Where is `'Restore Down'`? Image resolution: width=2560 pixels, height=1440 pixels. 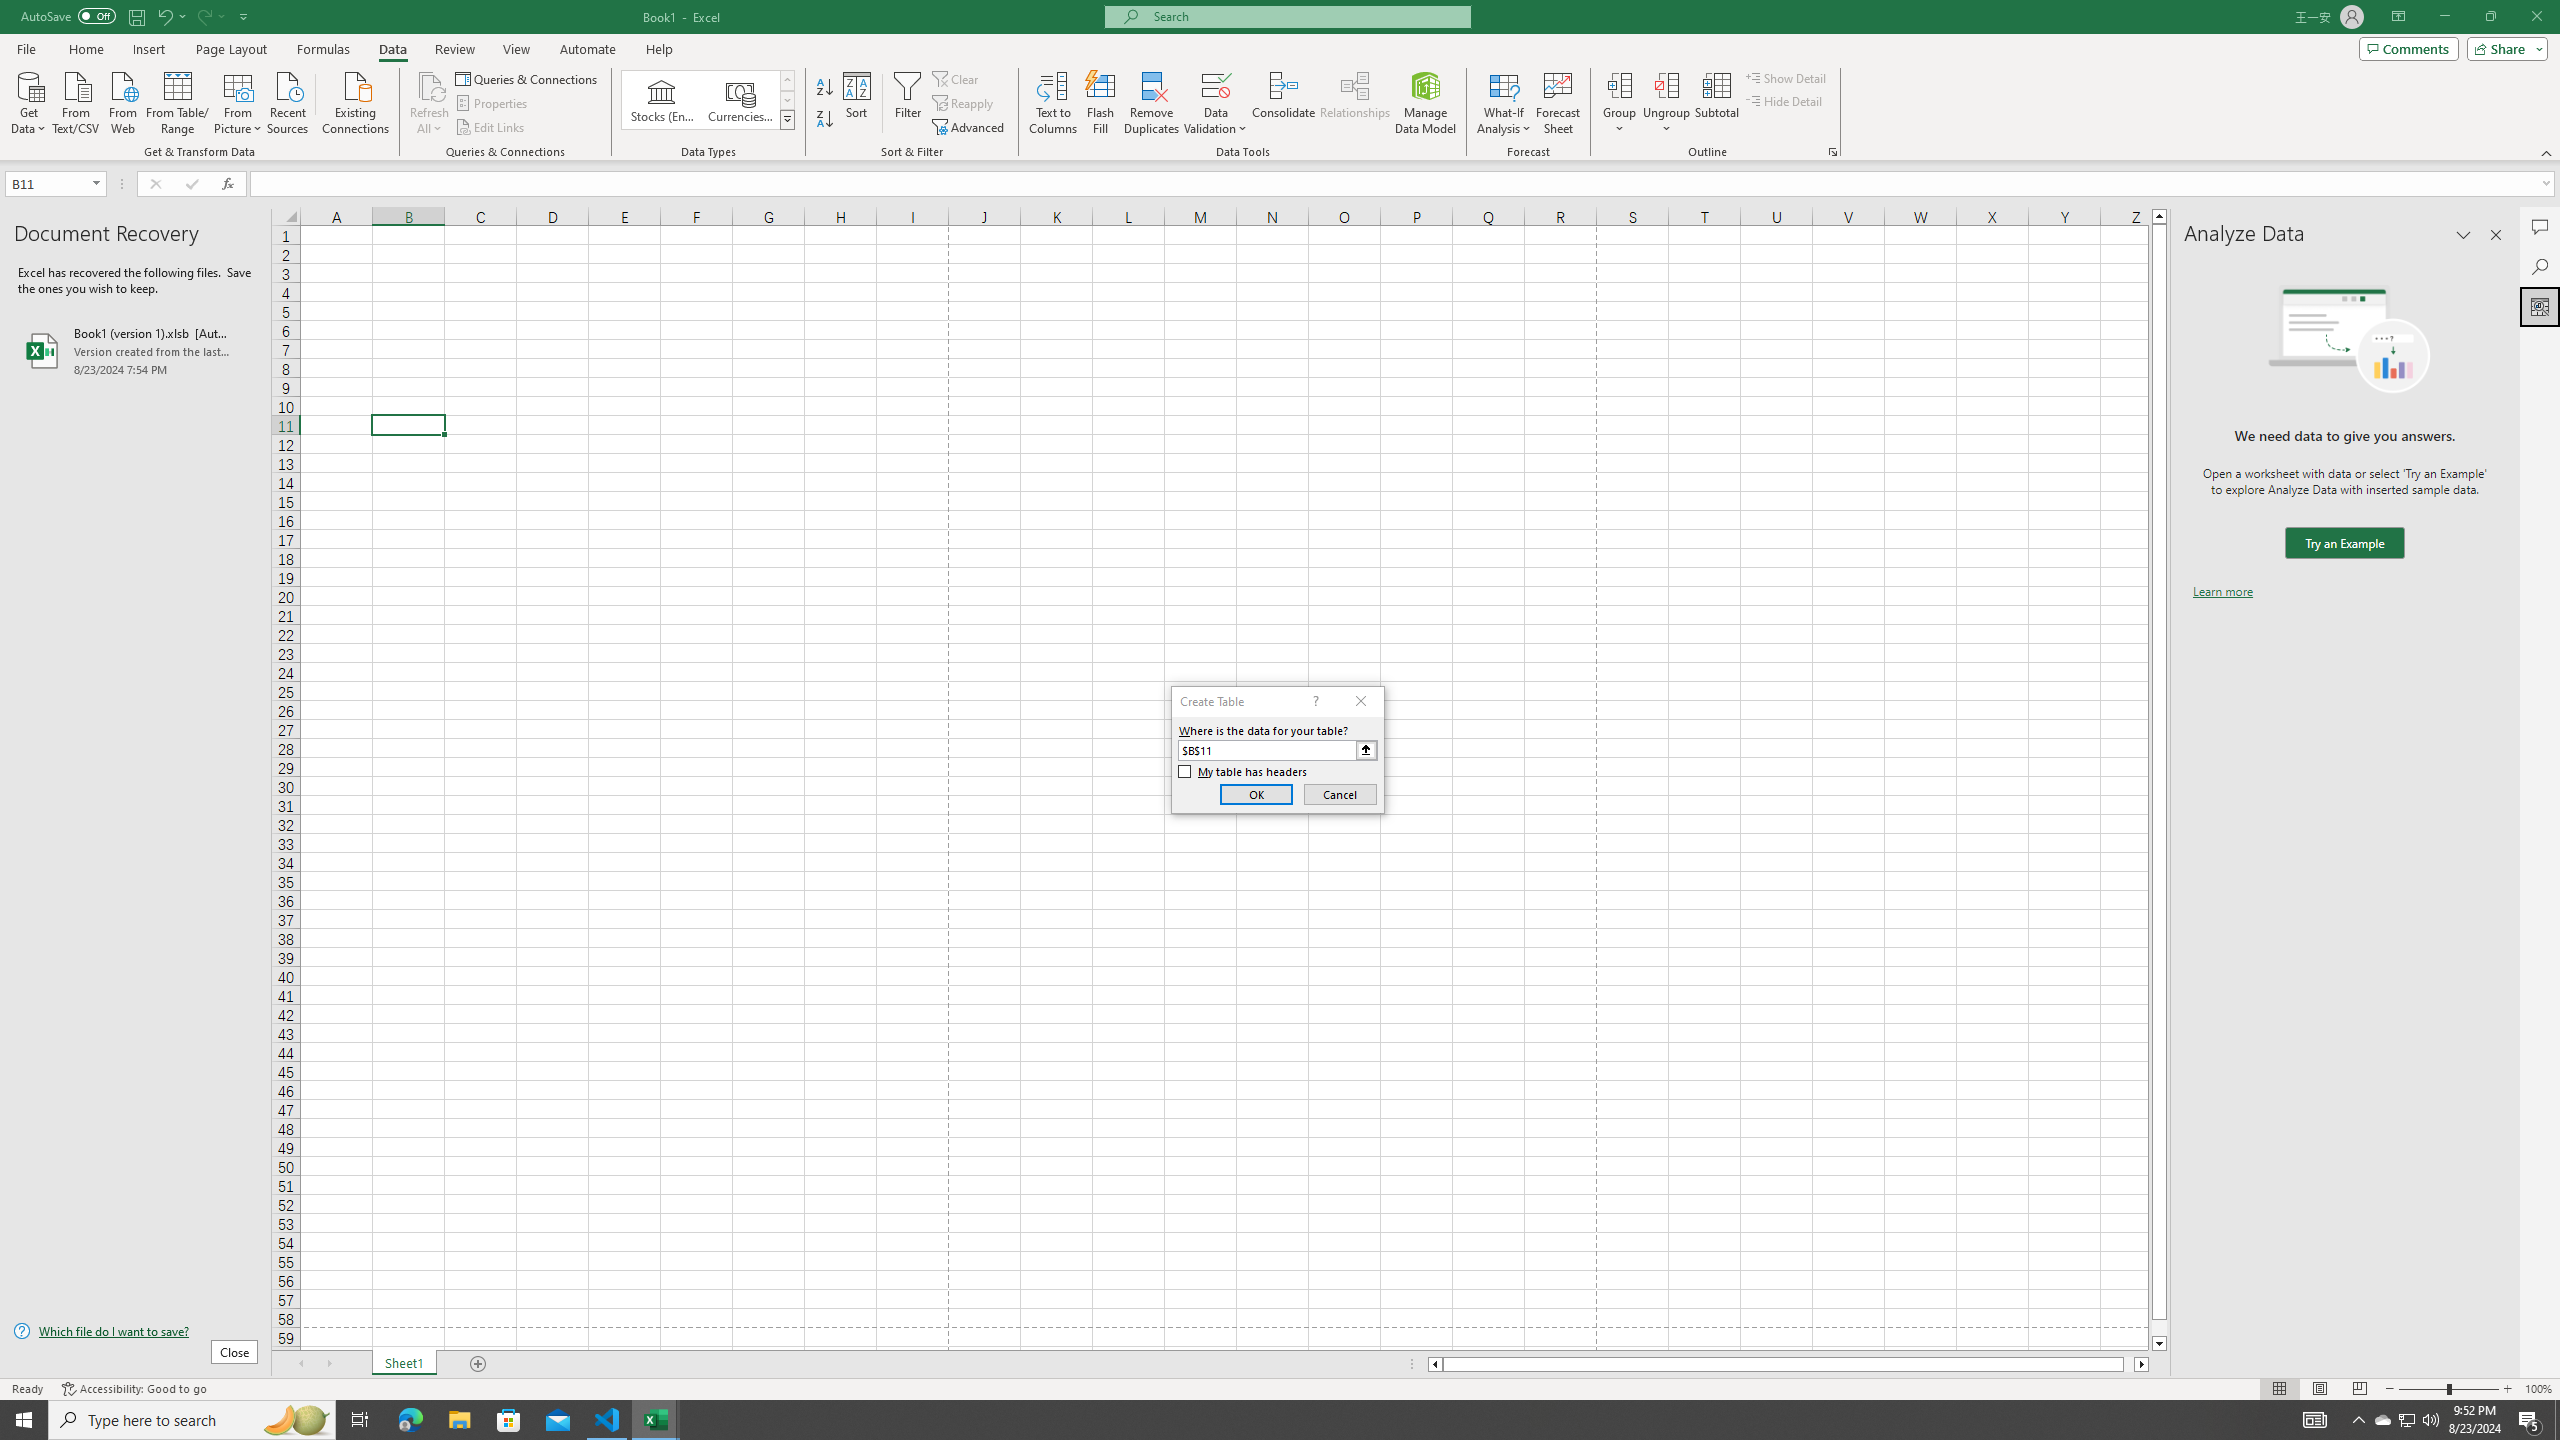 'Restore Down' is located at coordinates (2490, 16).